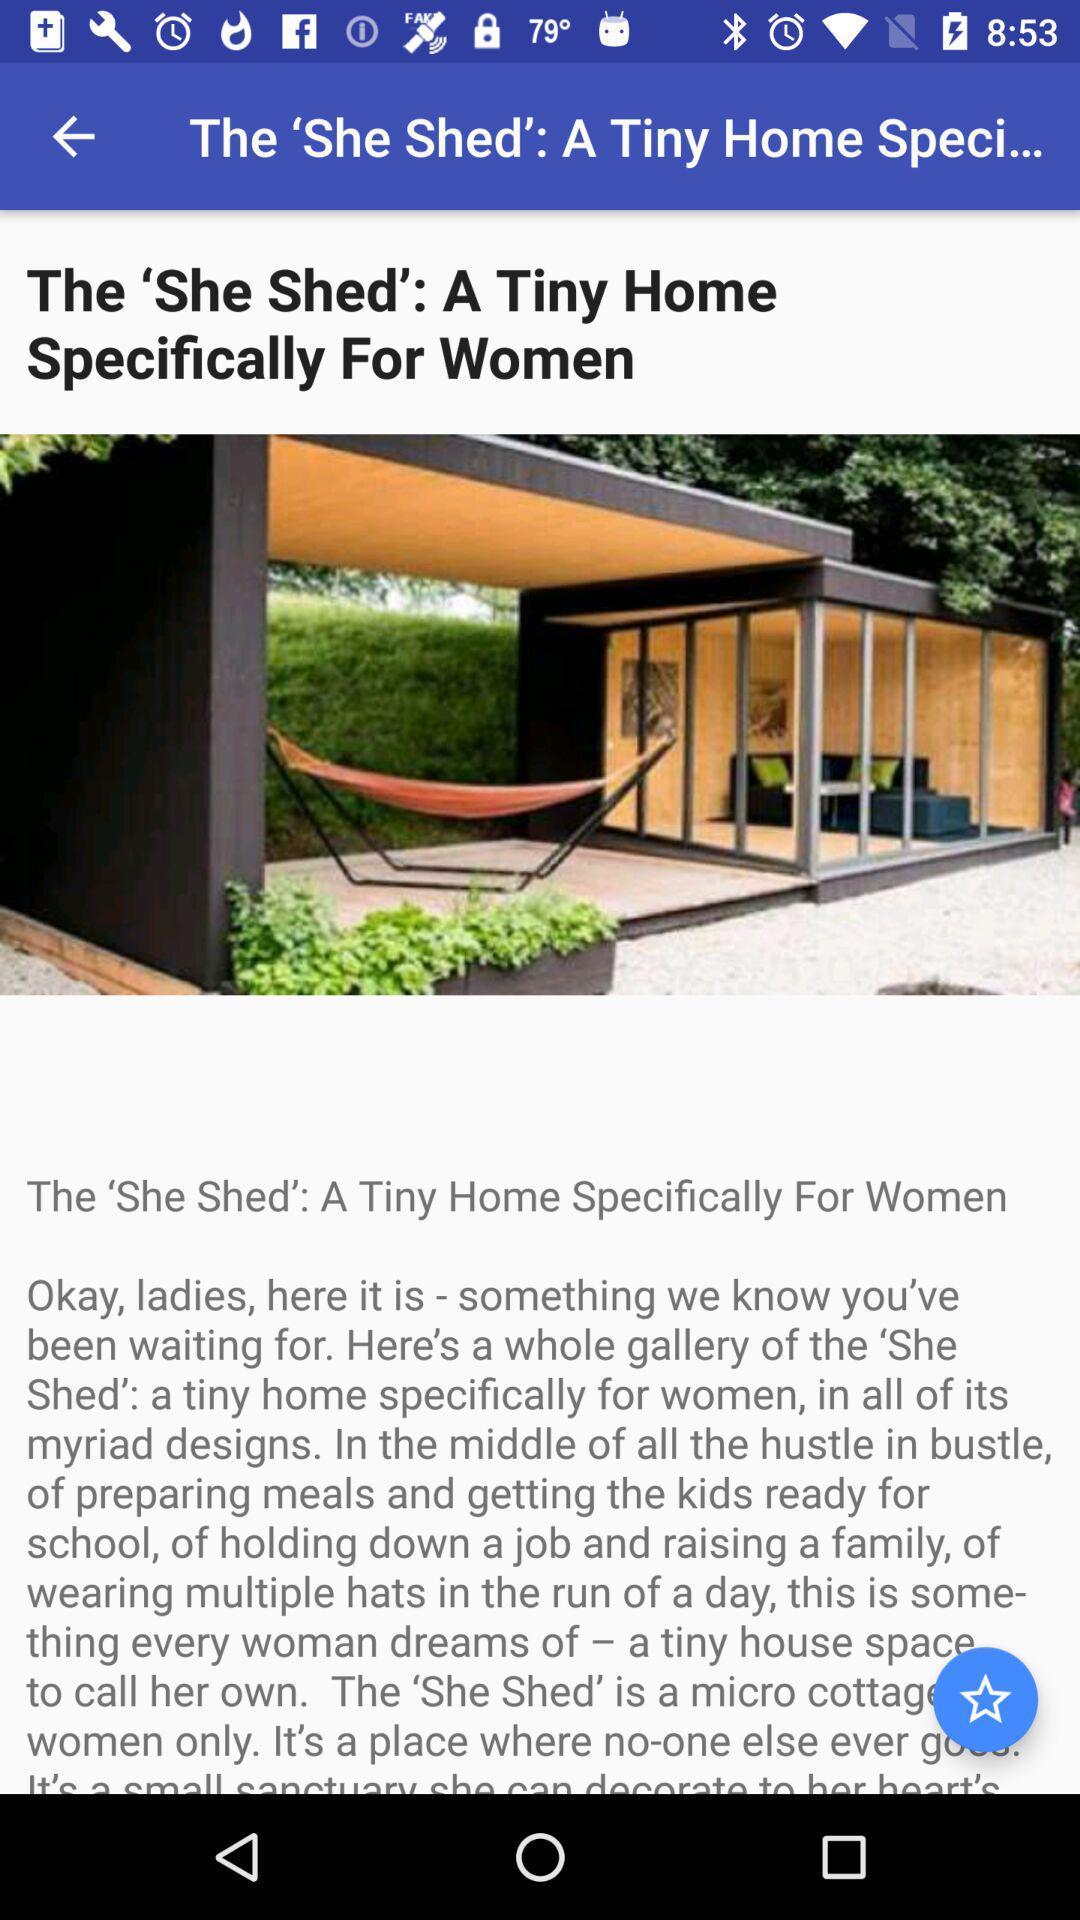 Image resolution: width=1080 pixels, height=1920 pixels. Describe the element at coordinates (984, 1698) in the screenshot. I see `the icon at the bottom right corner` at that location.